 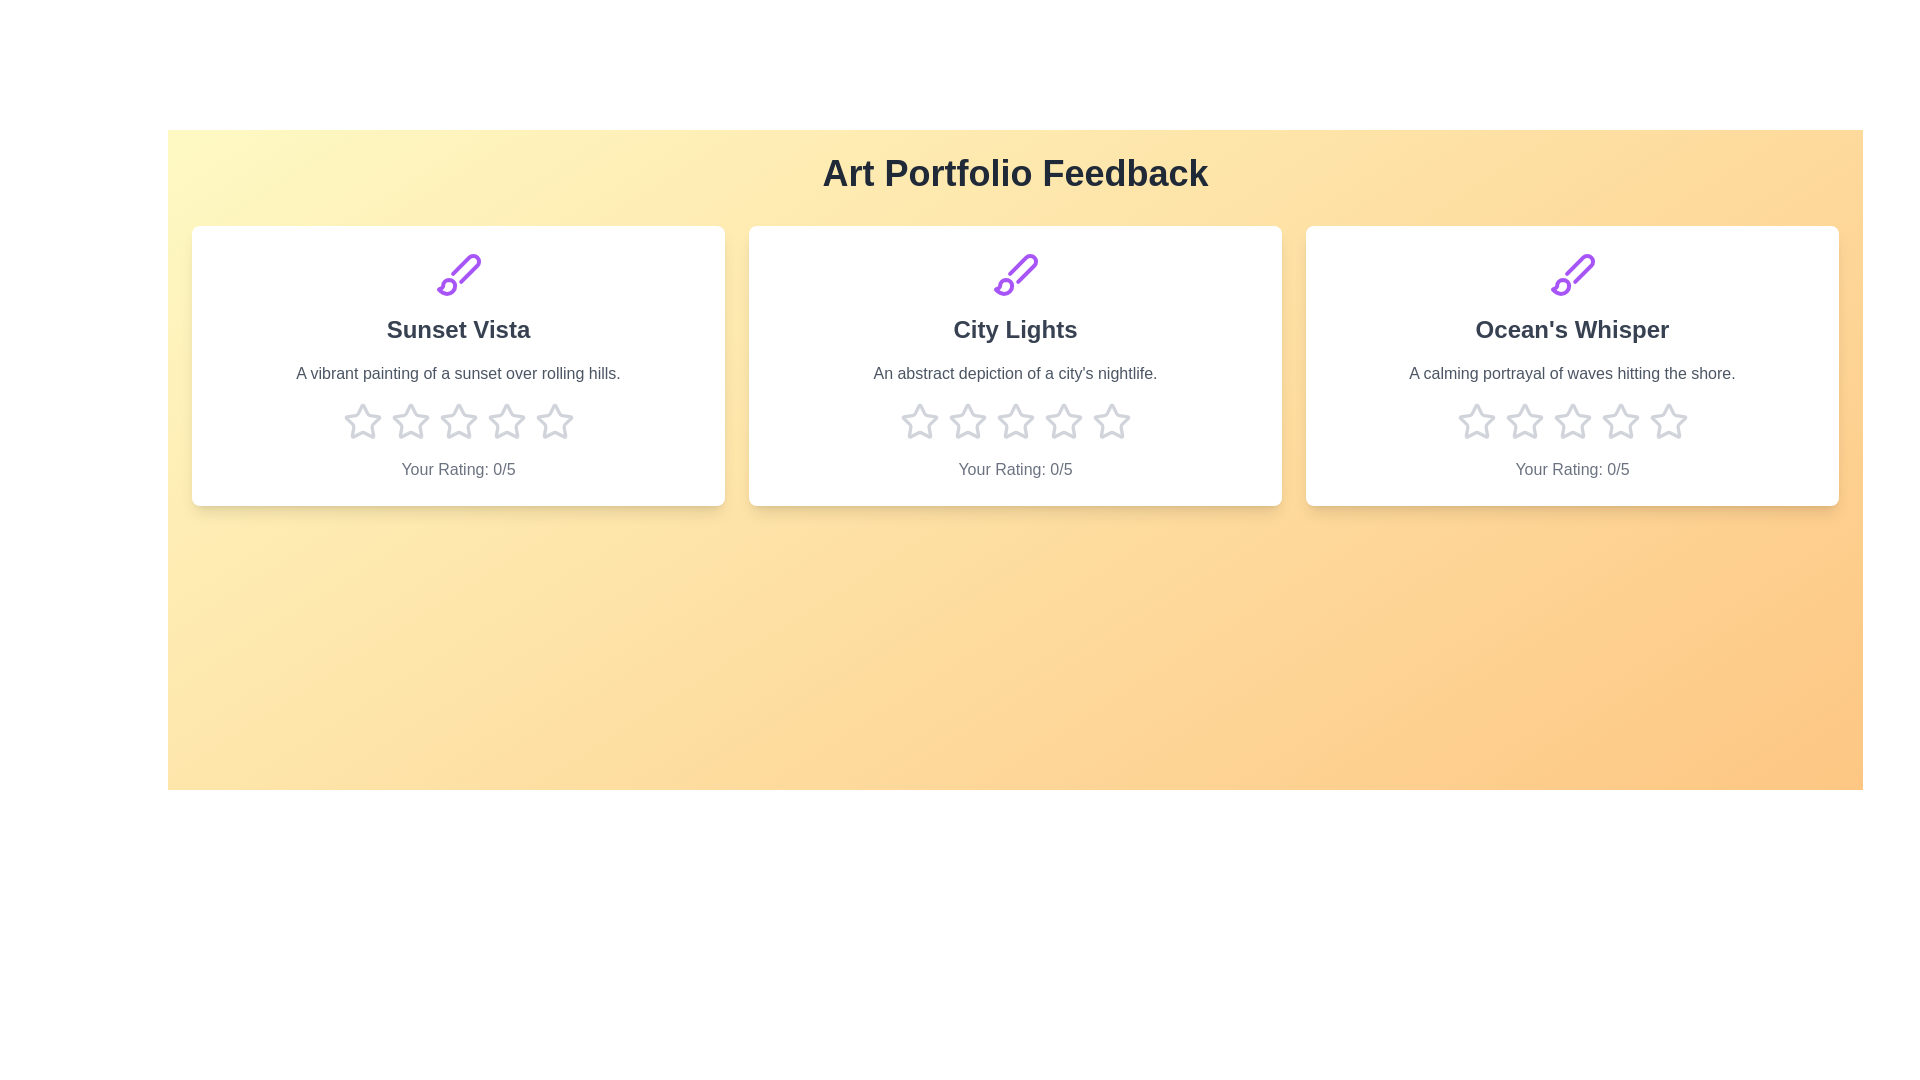 I want to click on the star corresponding to 3 stars for the artwork titled 'Ocean's Whisper', so click(x=1571, y=420).